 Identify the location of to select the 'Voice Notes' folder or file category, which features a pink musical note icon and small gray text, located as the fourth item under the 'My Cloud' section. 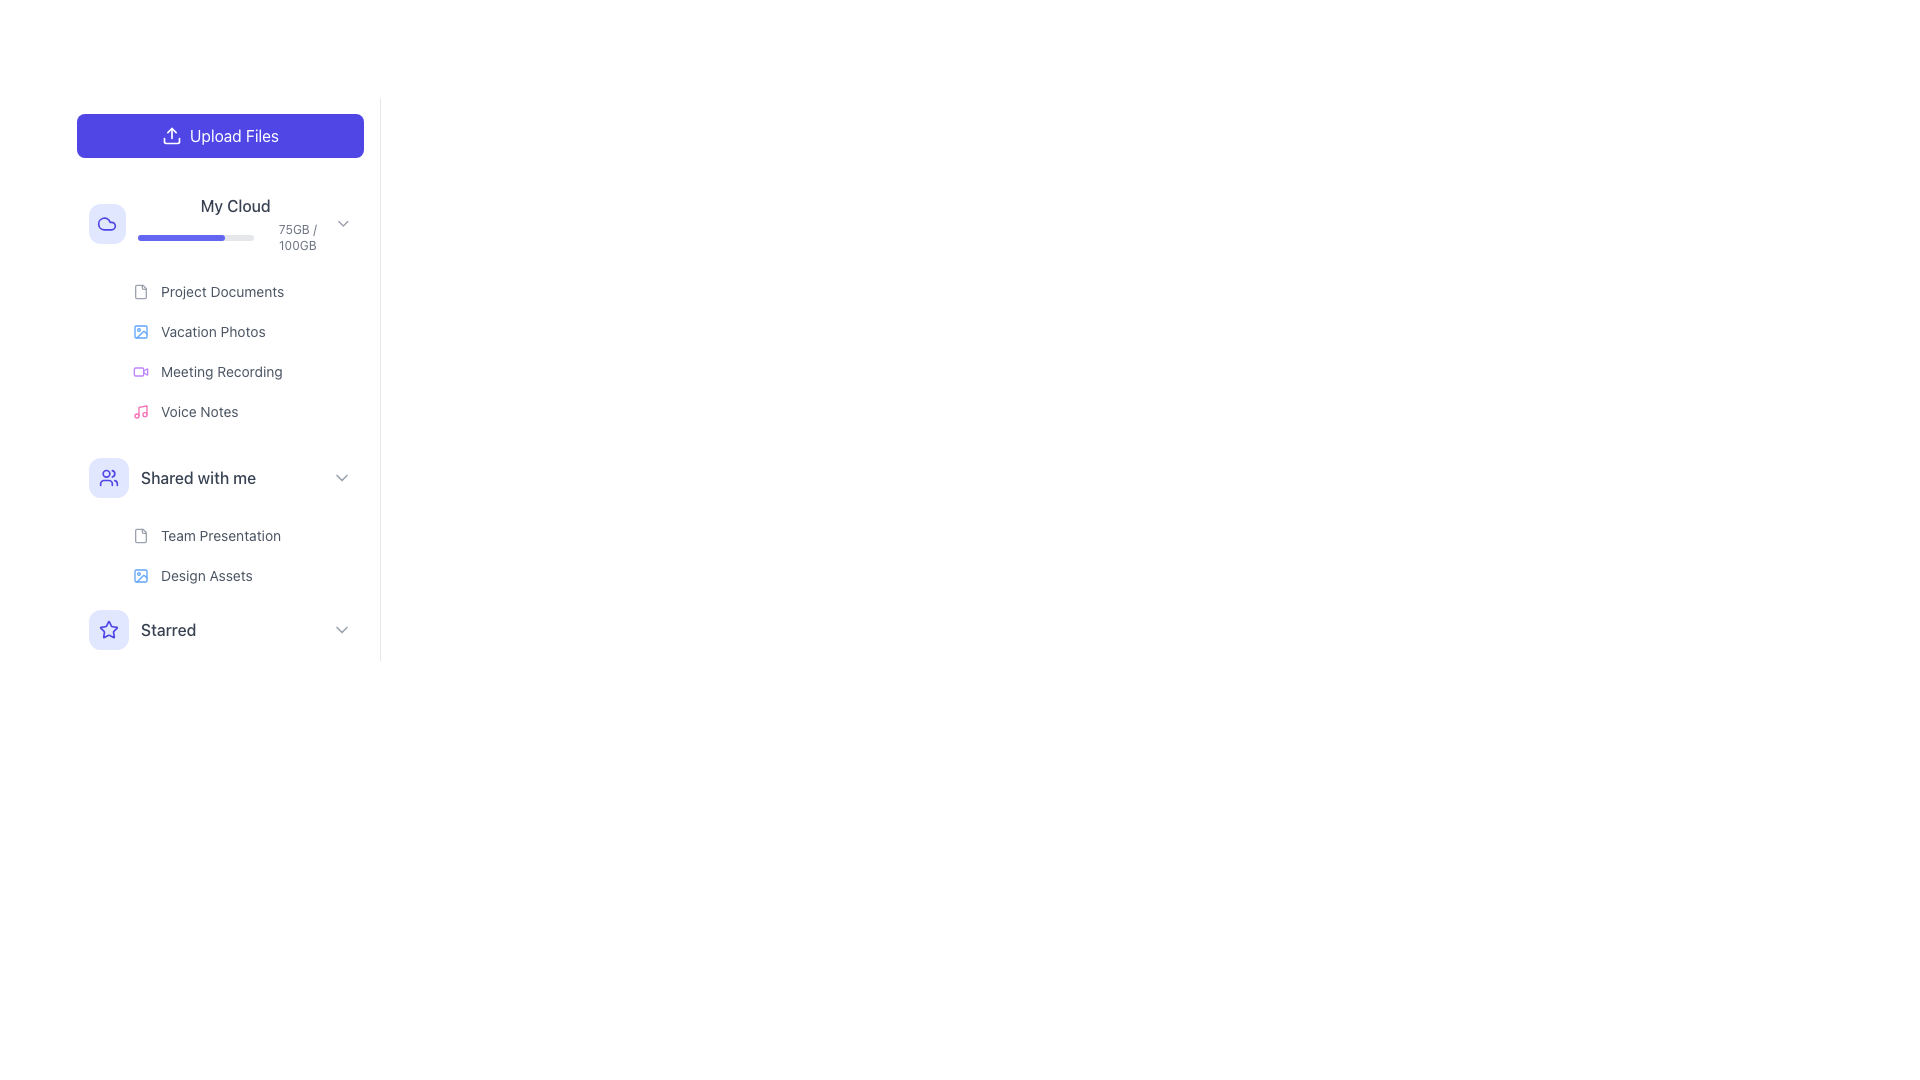
(185, 411).